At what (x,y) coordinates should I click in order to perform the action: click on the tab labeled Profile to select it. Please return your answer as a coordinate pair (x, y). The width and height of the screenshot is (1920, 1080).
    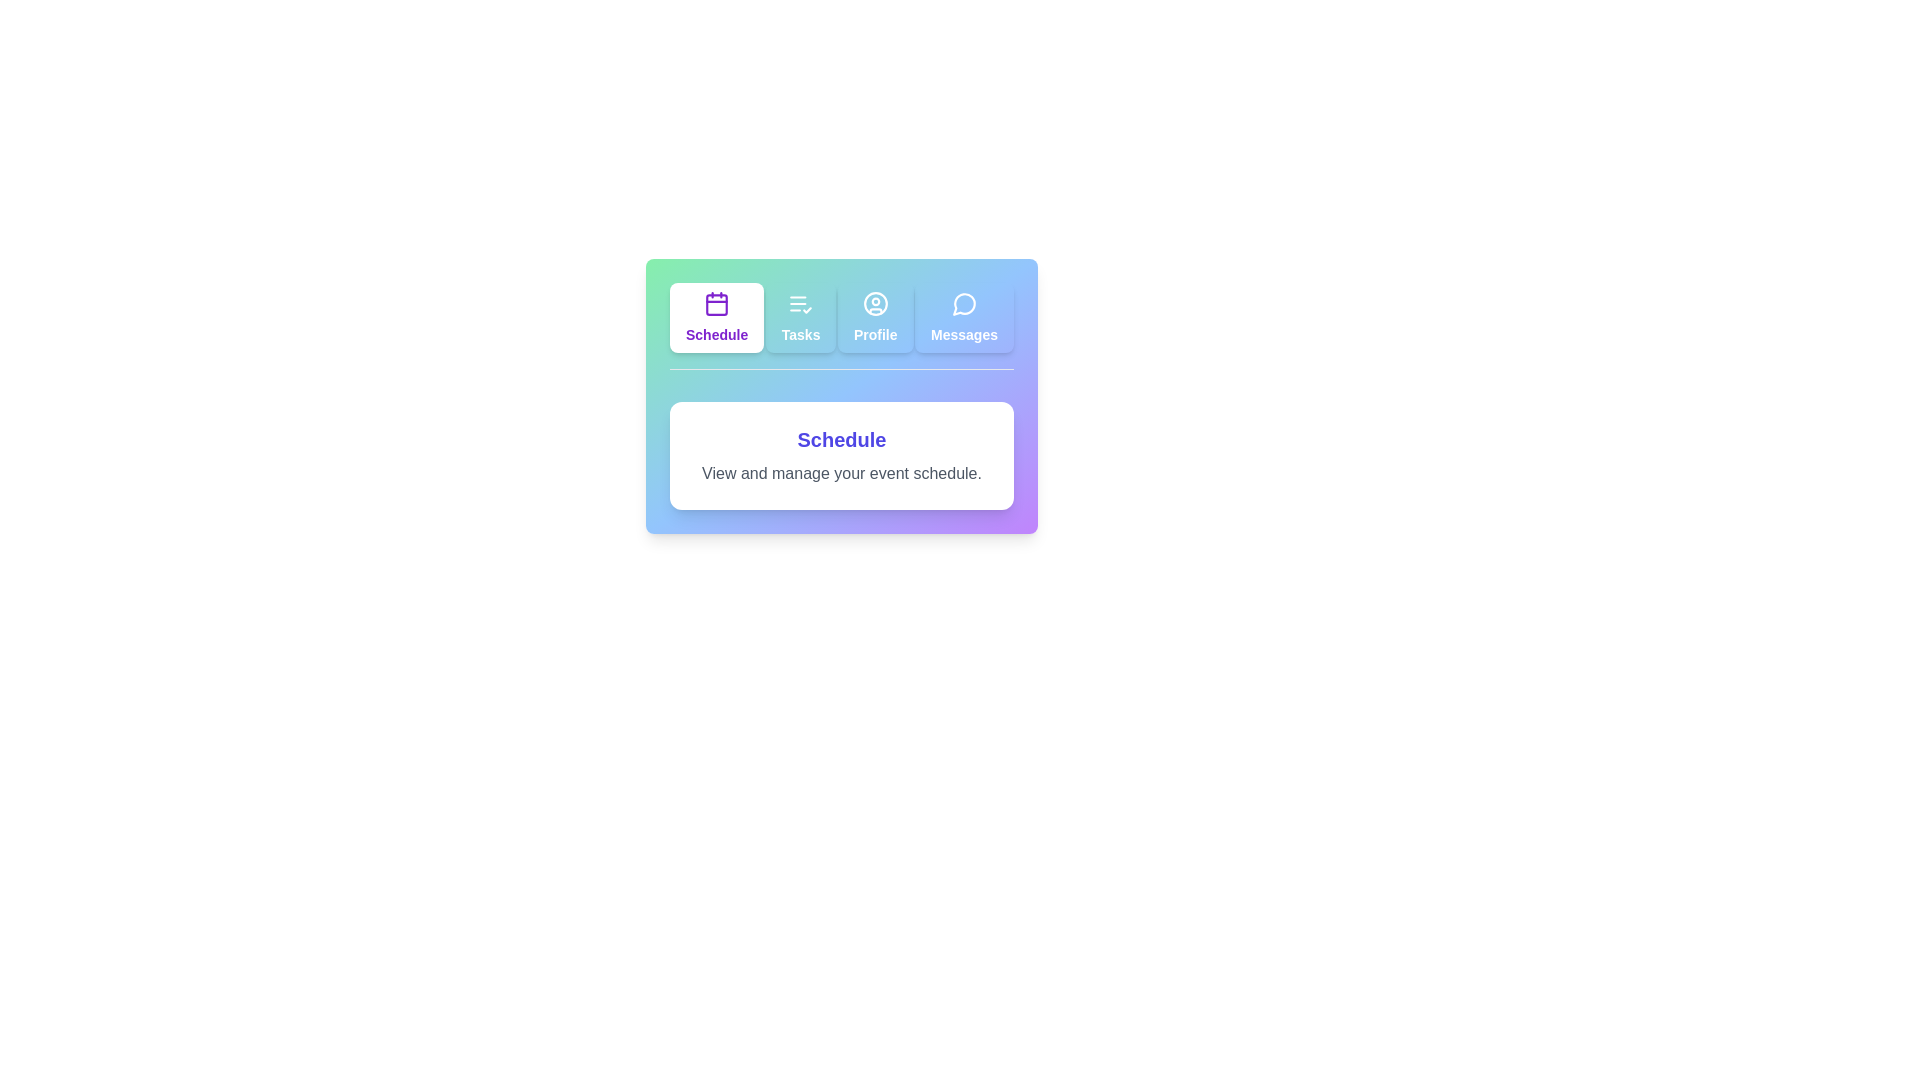
    Looking at the image, I should click on (875, 316).